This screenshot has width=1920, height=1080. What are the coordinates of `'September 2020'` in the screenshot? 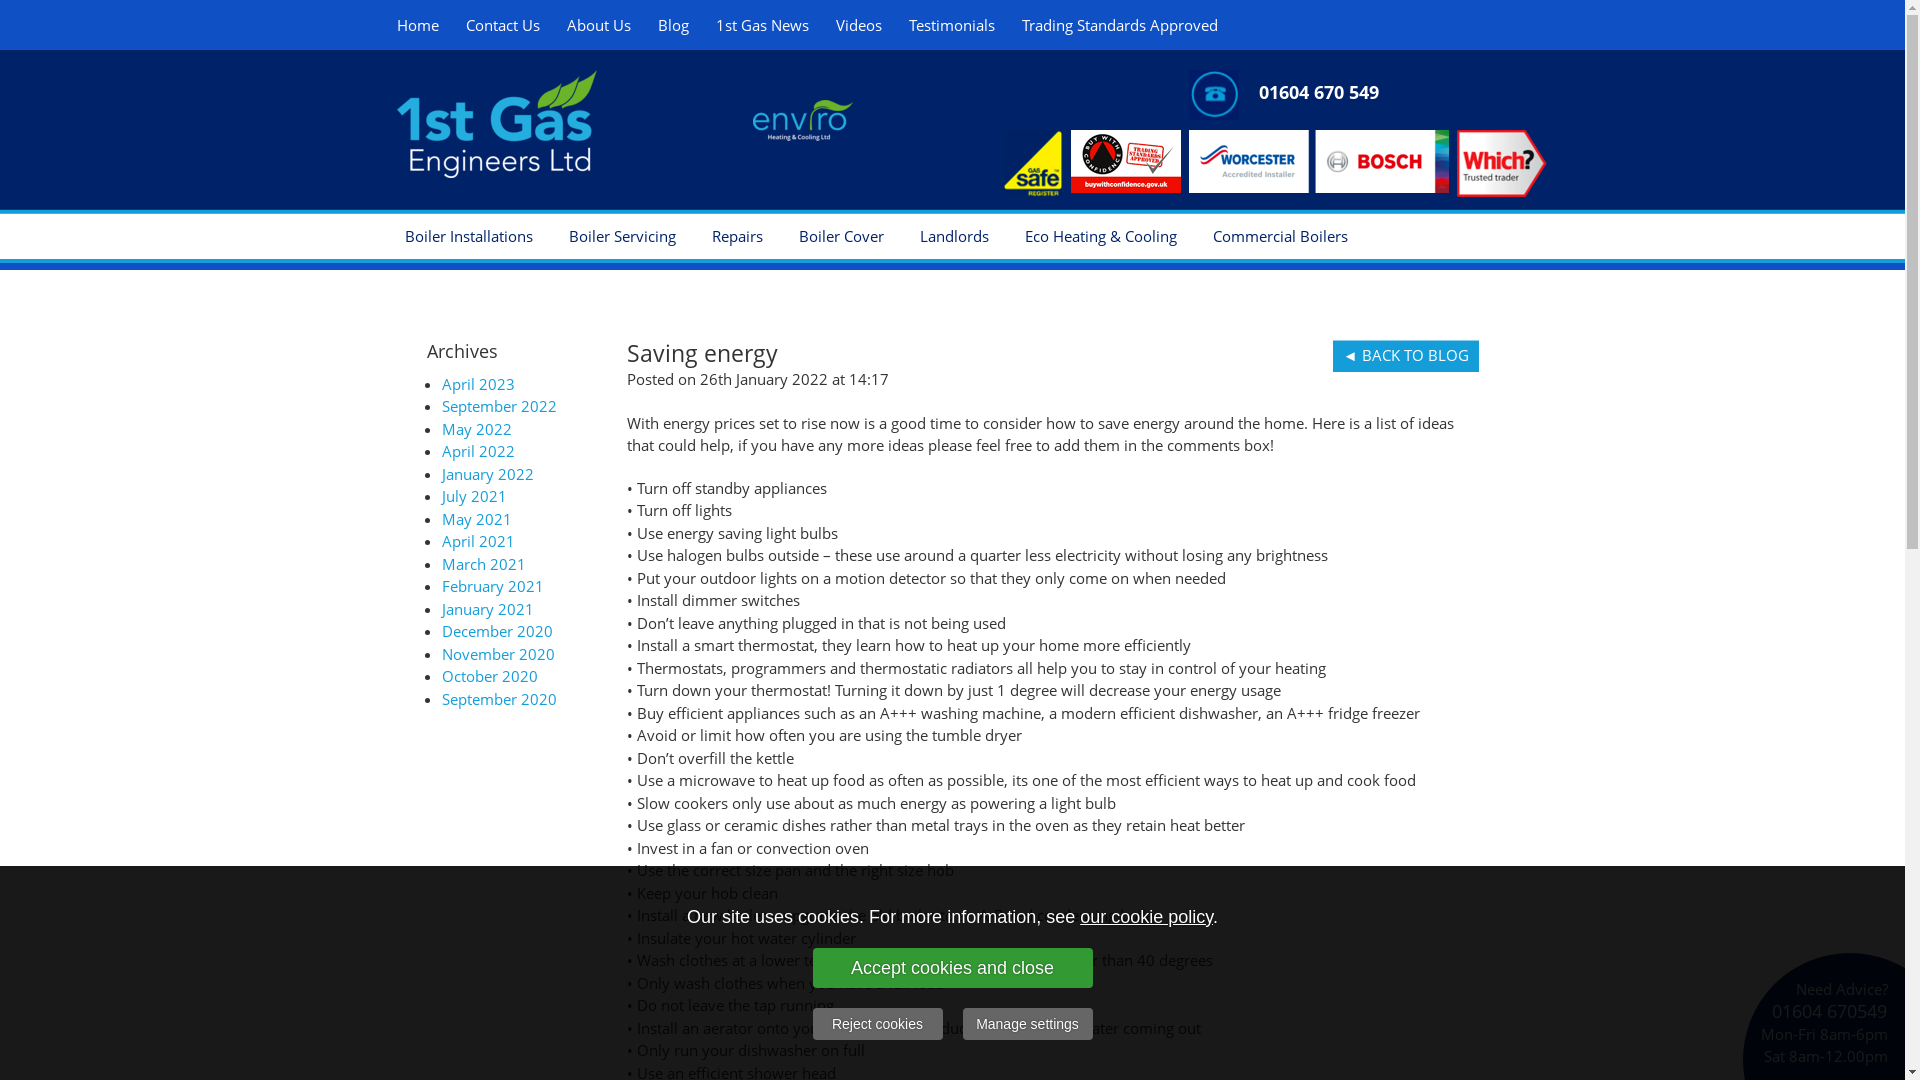 It's located at (499, 697).